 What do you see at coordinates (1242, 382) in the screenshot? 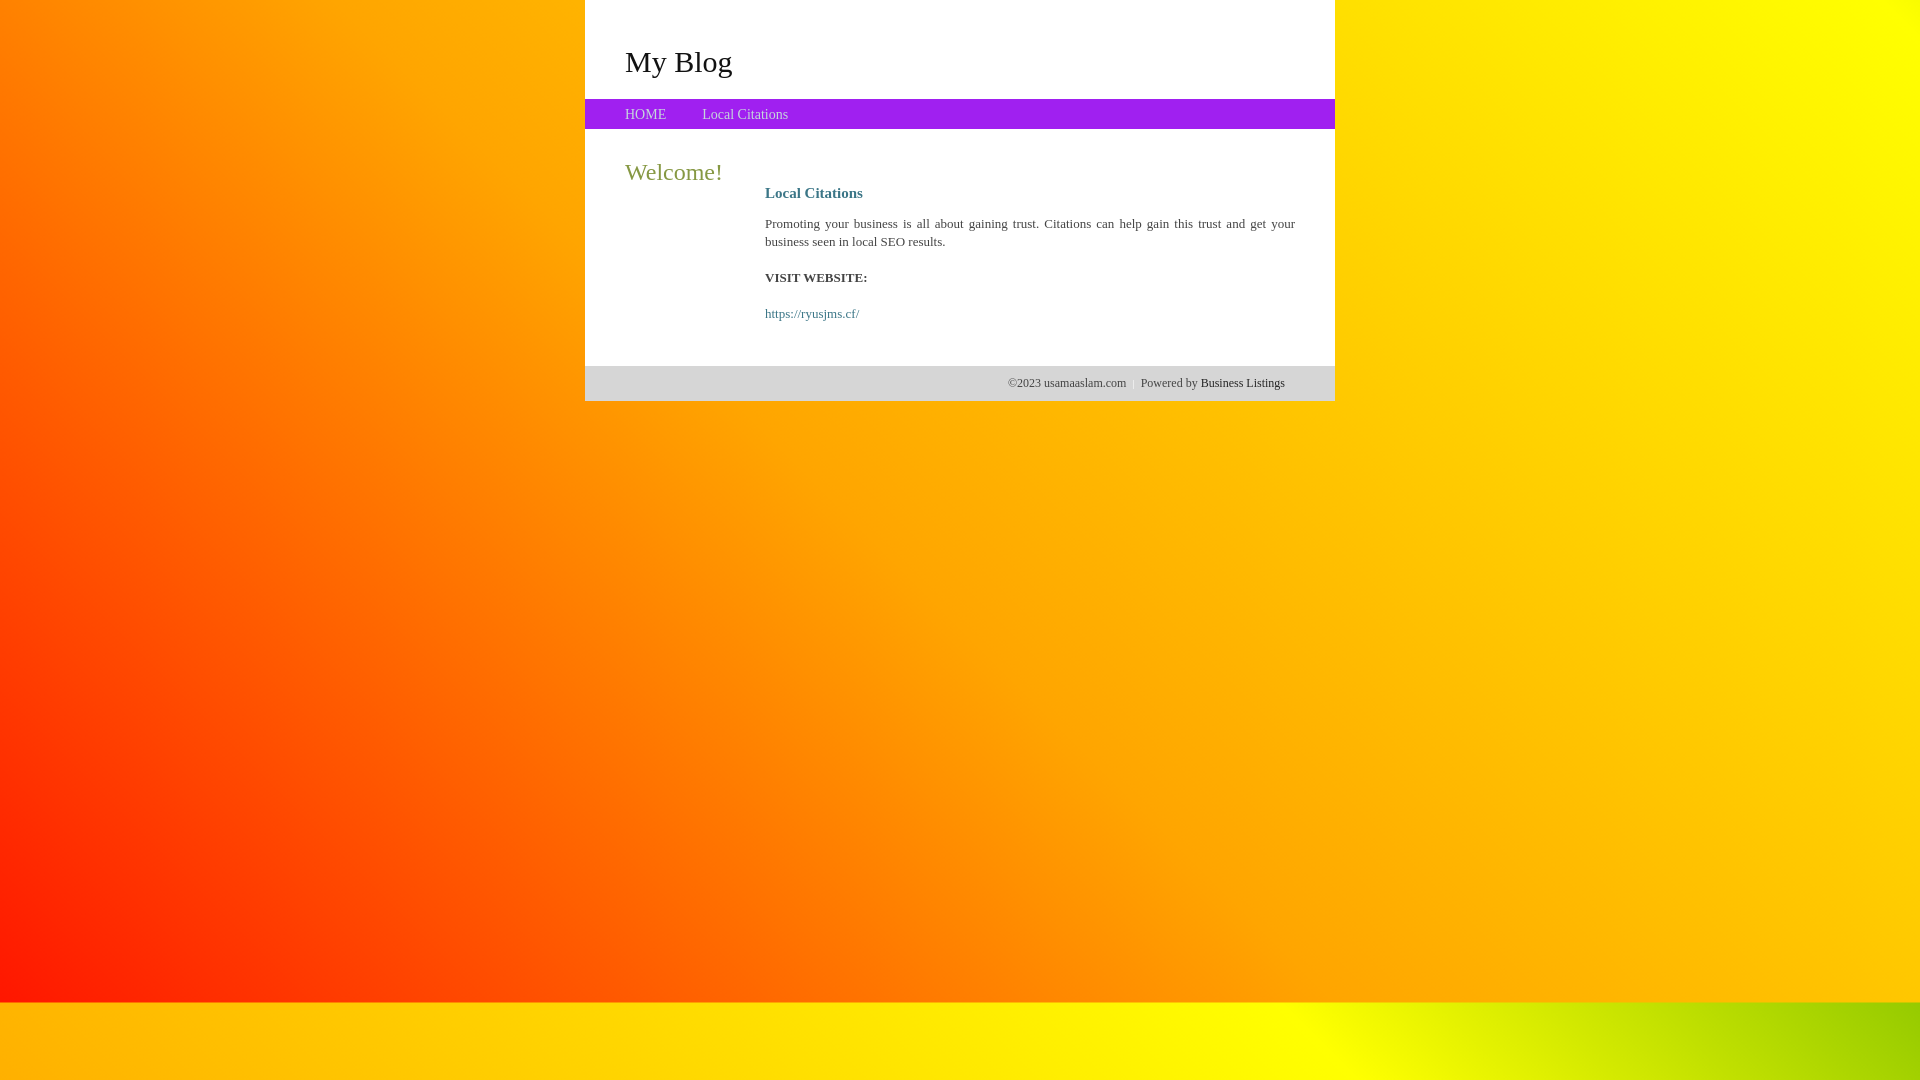
I see `'Business Listings'` at bounding box center [1242, 382].